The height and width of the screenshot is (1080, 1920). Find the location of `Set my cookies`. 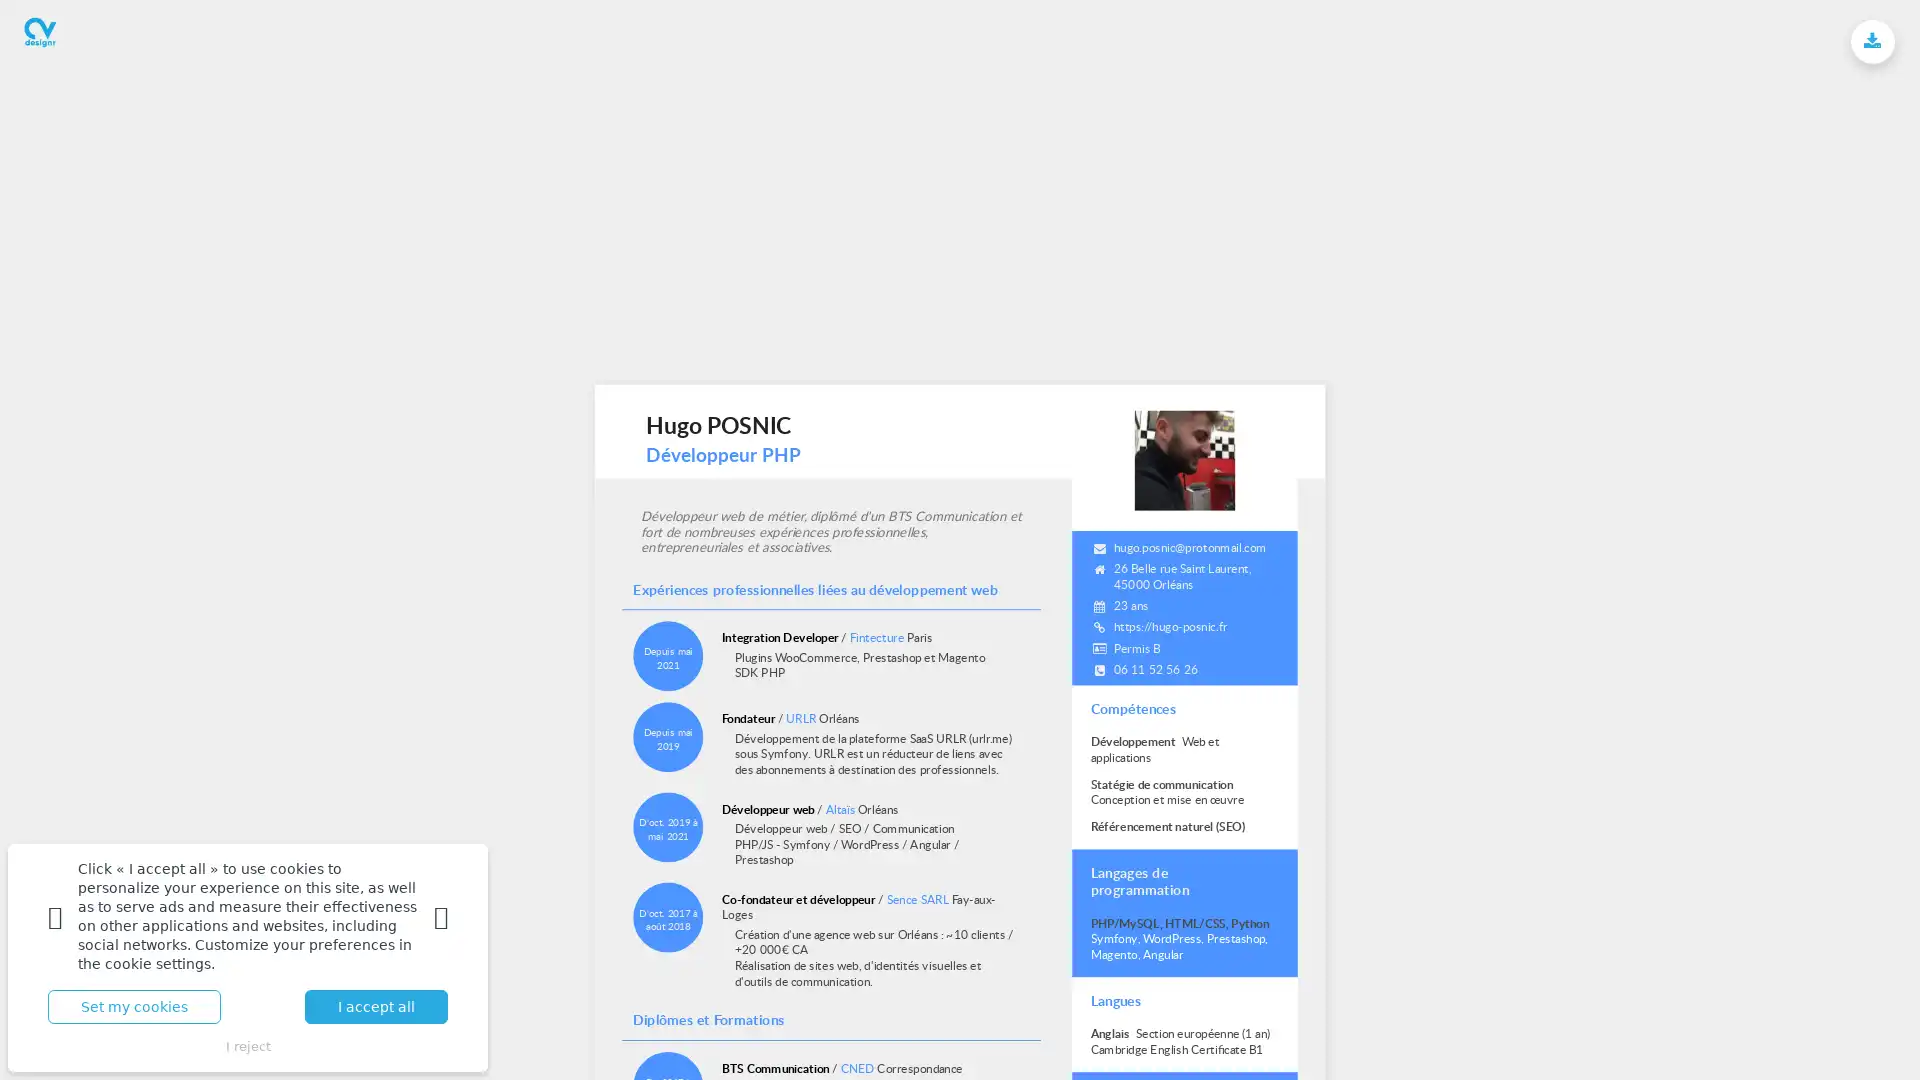

Set my cookies is located at coordinates (133, 1006).